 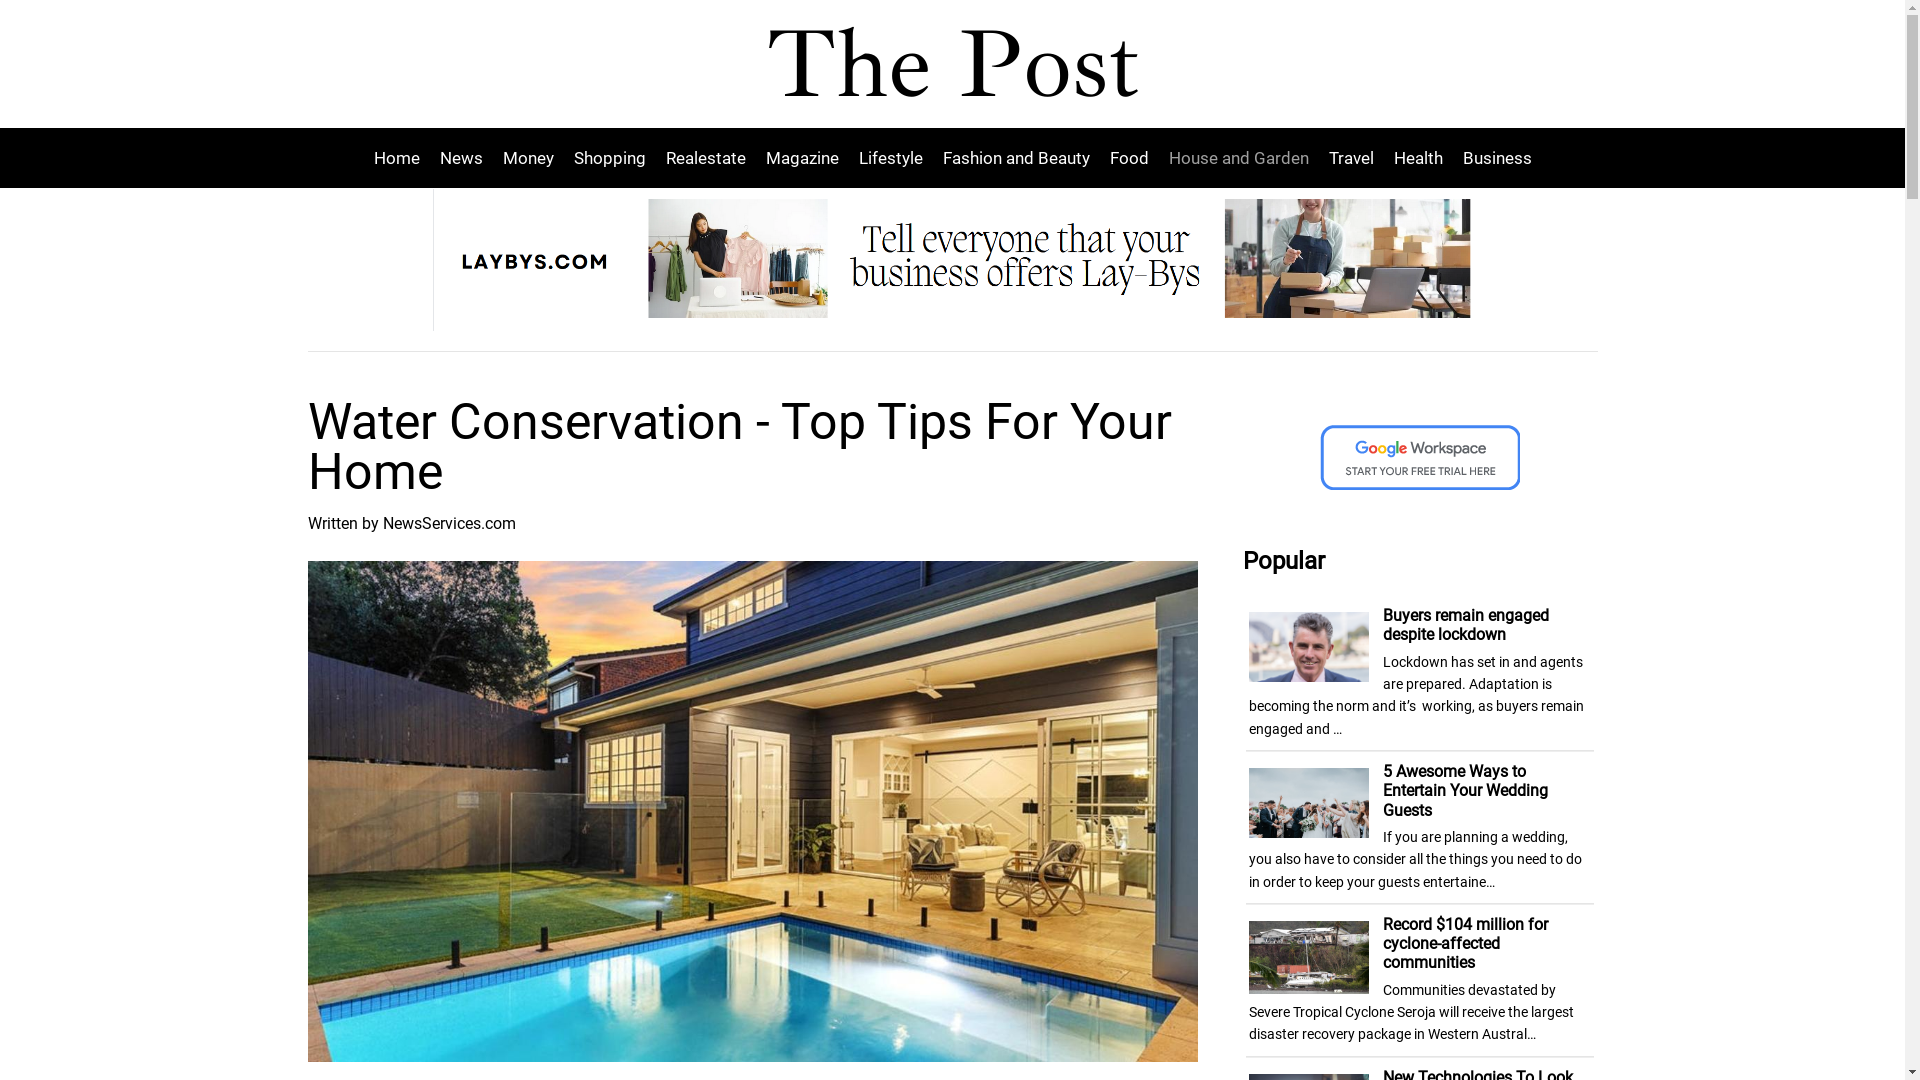 I want to click on 'Magazine', so click(x=802, y=157).